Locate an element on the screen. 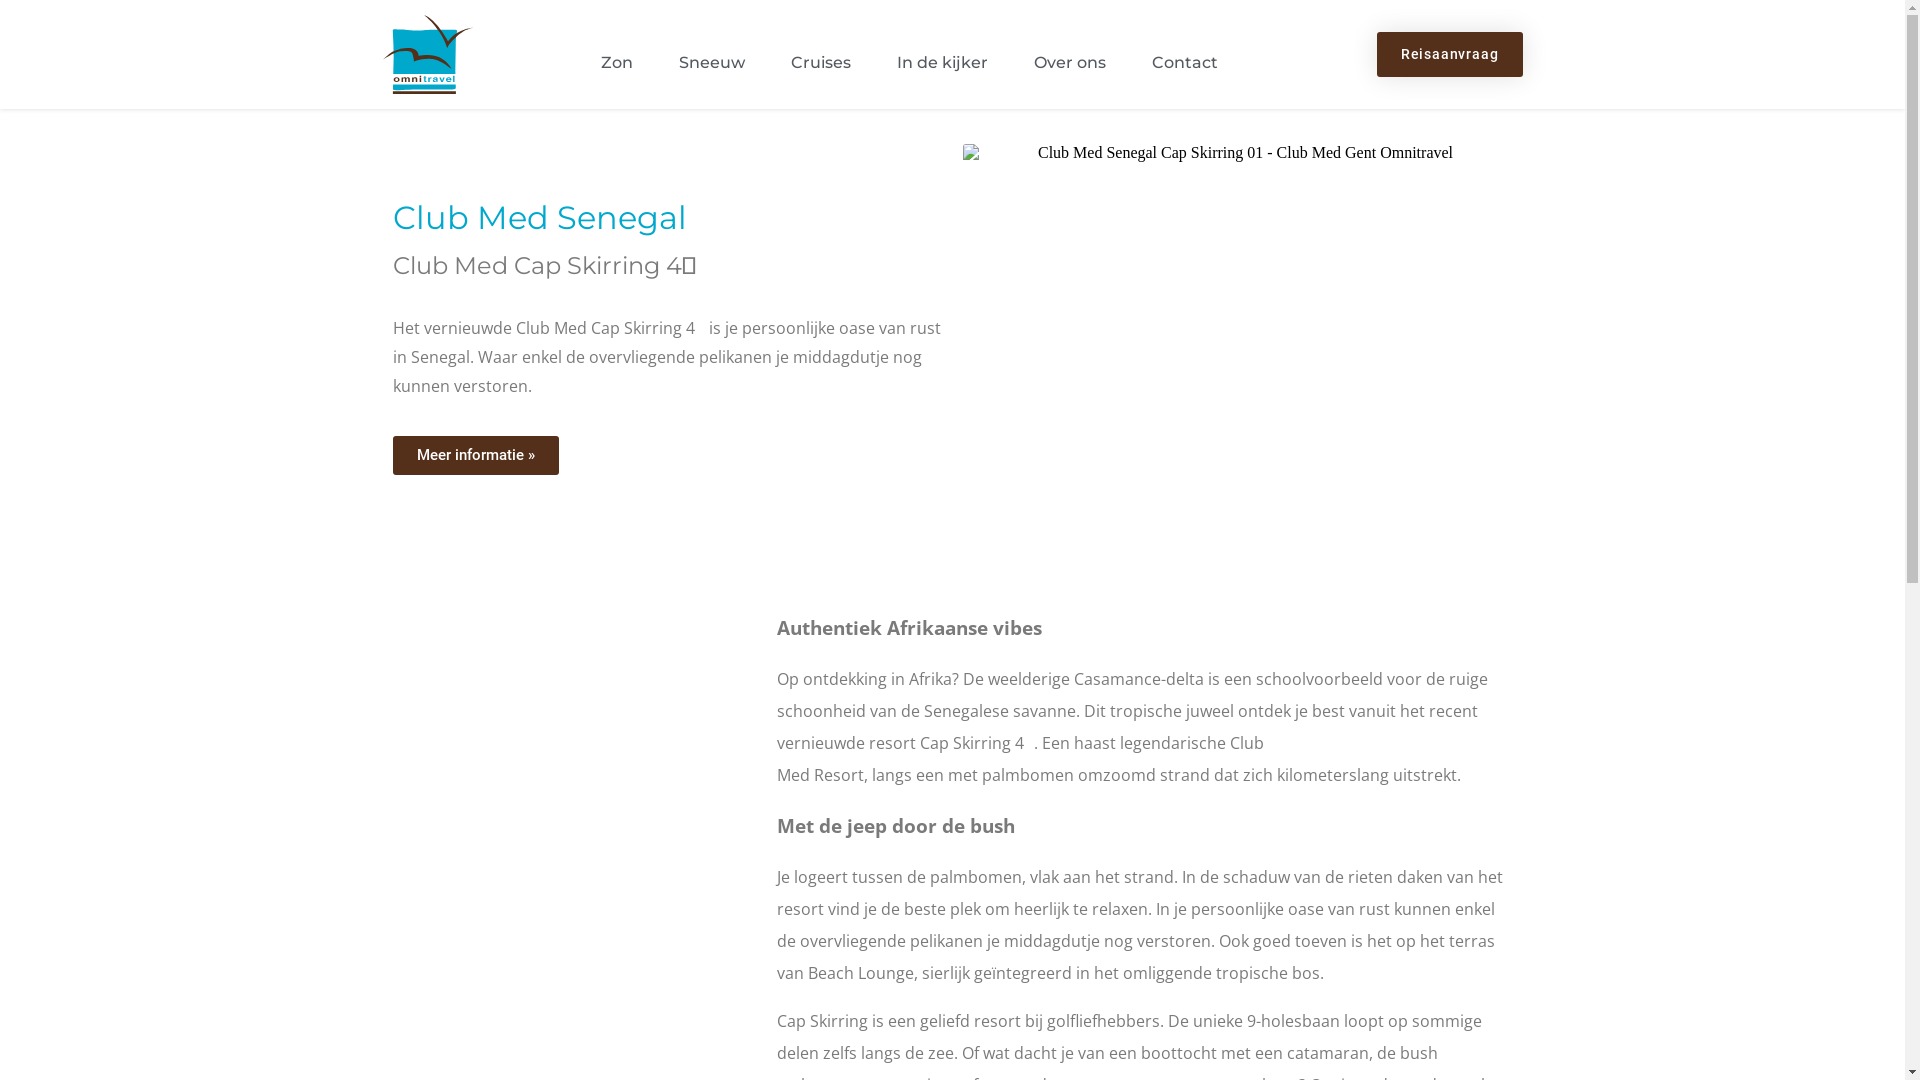  'In de kijker' is located at coordinates (940, 61).